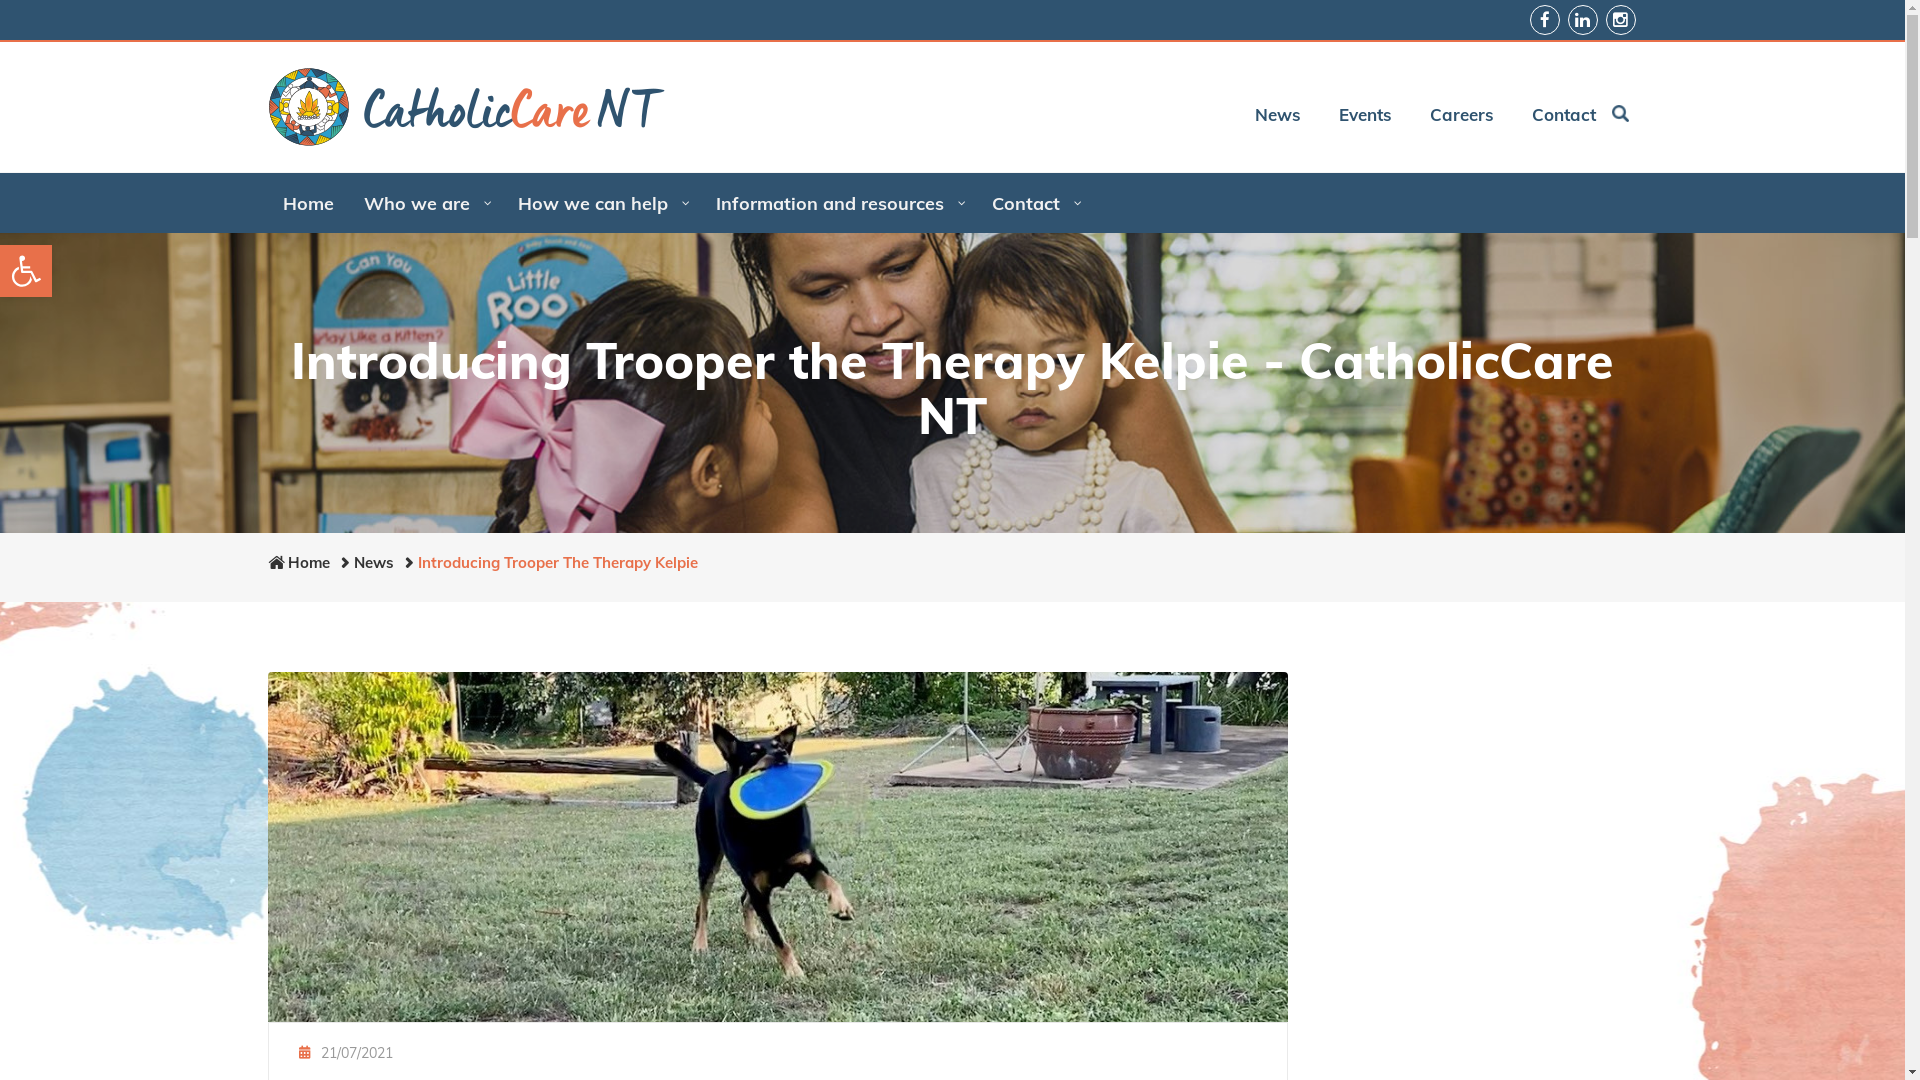 This screenshot has height=1080, width=1920. What do you see at coordinates (1269, 114) in the screenshot?
I see `'News'` at bounding box center [1269, 114].